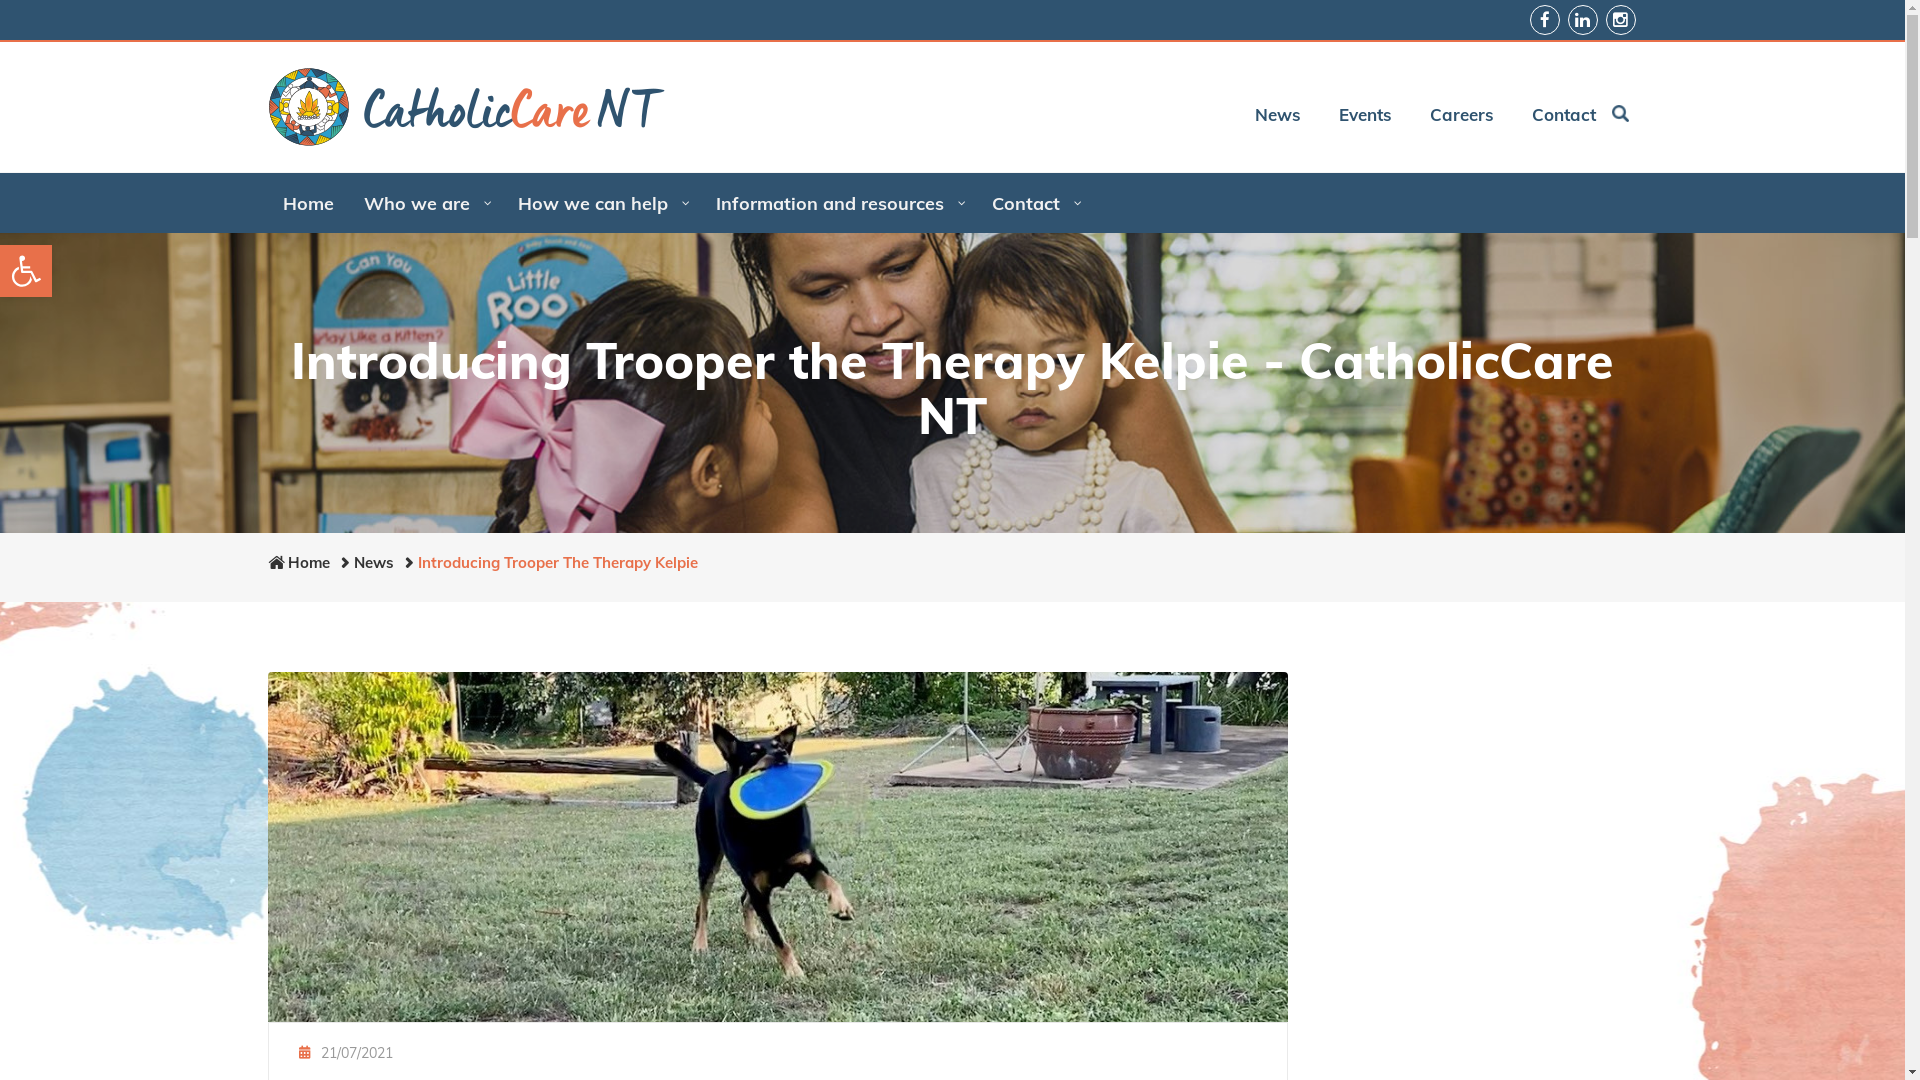 This screenshot has height=1080, width=1920. What do you see at coordinates (1269, 114) in the screenshot?
I see `'News'` at bounding box center [1269, 114].